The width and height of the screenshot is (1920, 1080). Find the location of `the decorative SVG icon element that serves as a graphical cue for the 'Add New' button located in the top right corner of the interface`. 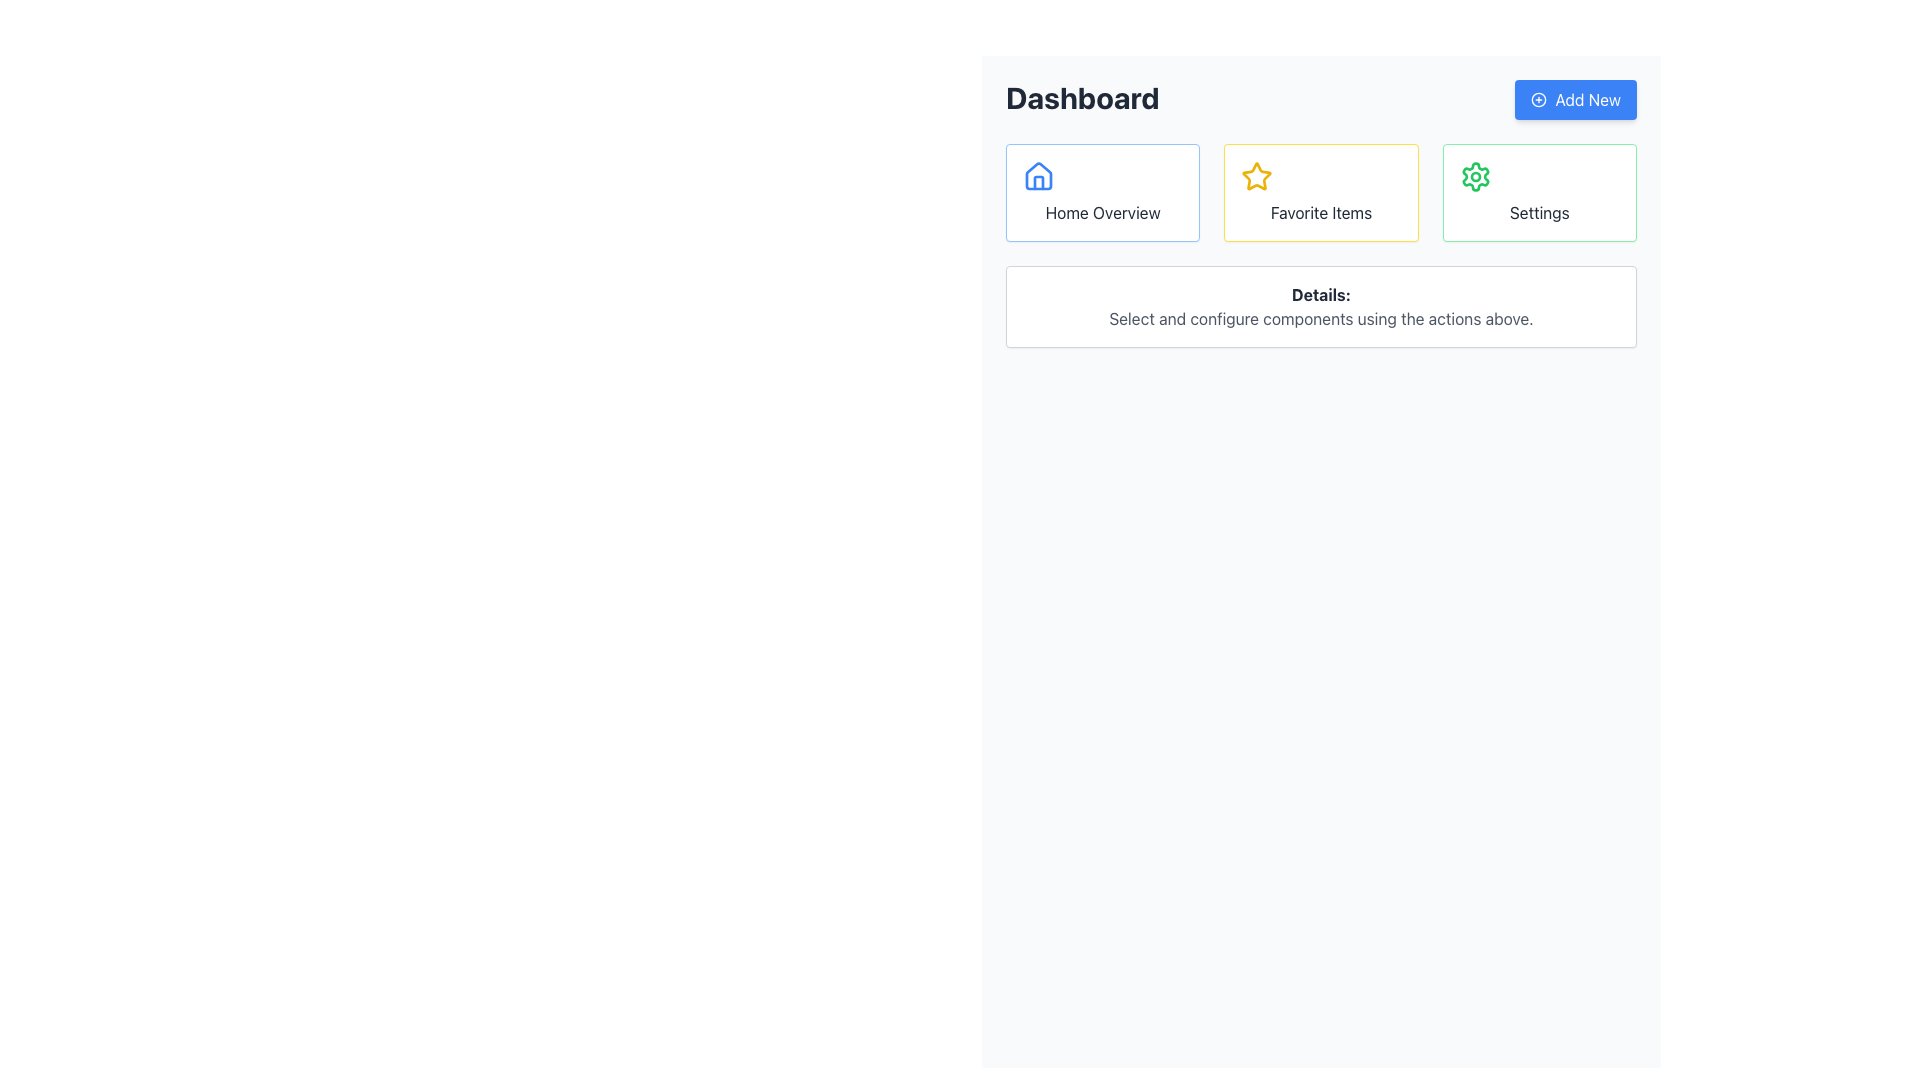

the decorative SVG icon element that serves as a graphical cue for the 'Add New' button located in the top right corner of the interface is located at coordinates (1538, 100).